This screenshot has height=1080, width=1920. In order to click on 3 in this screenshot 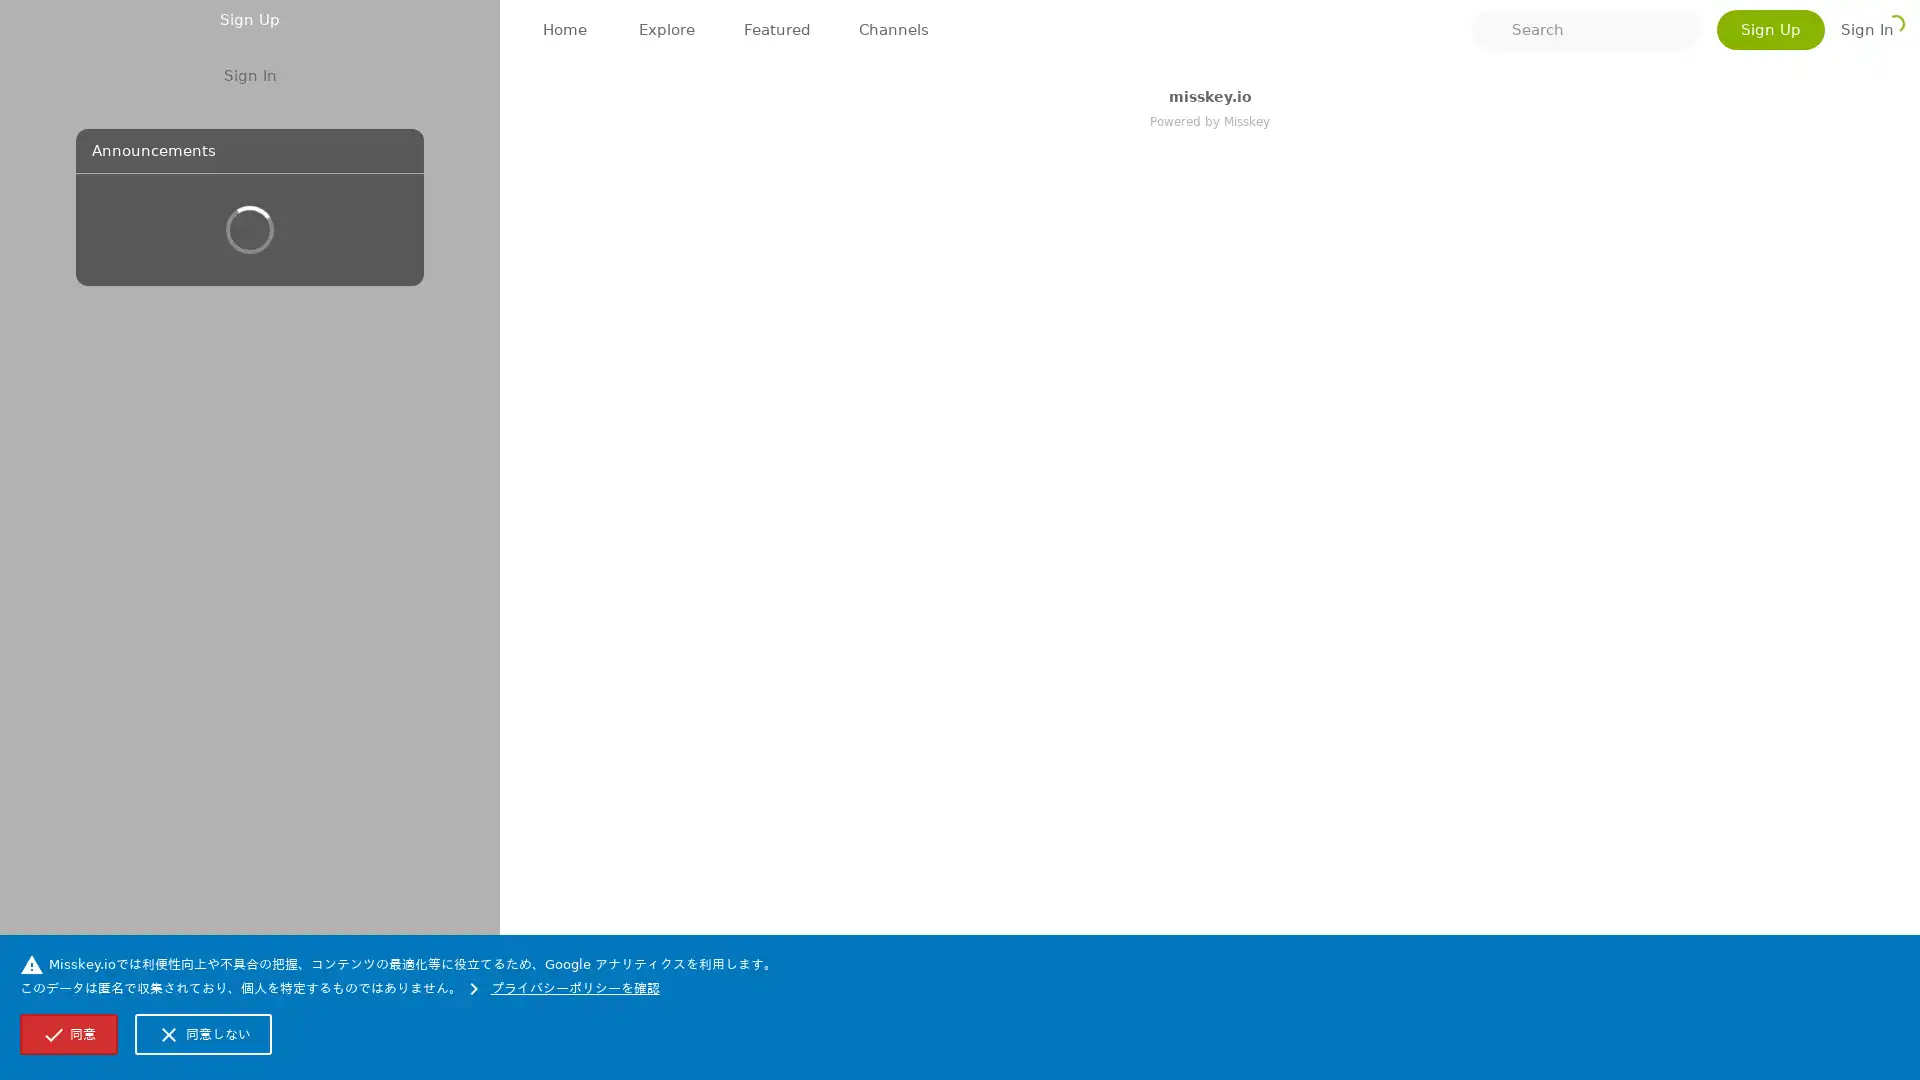, I will do `click(624, 273)`.